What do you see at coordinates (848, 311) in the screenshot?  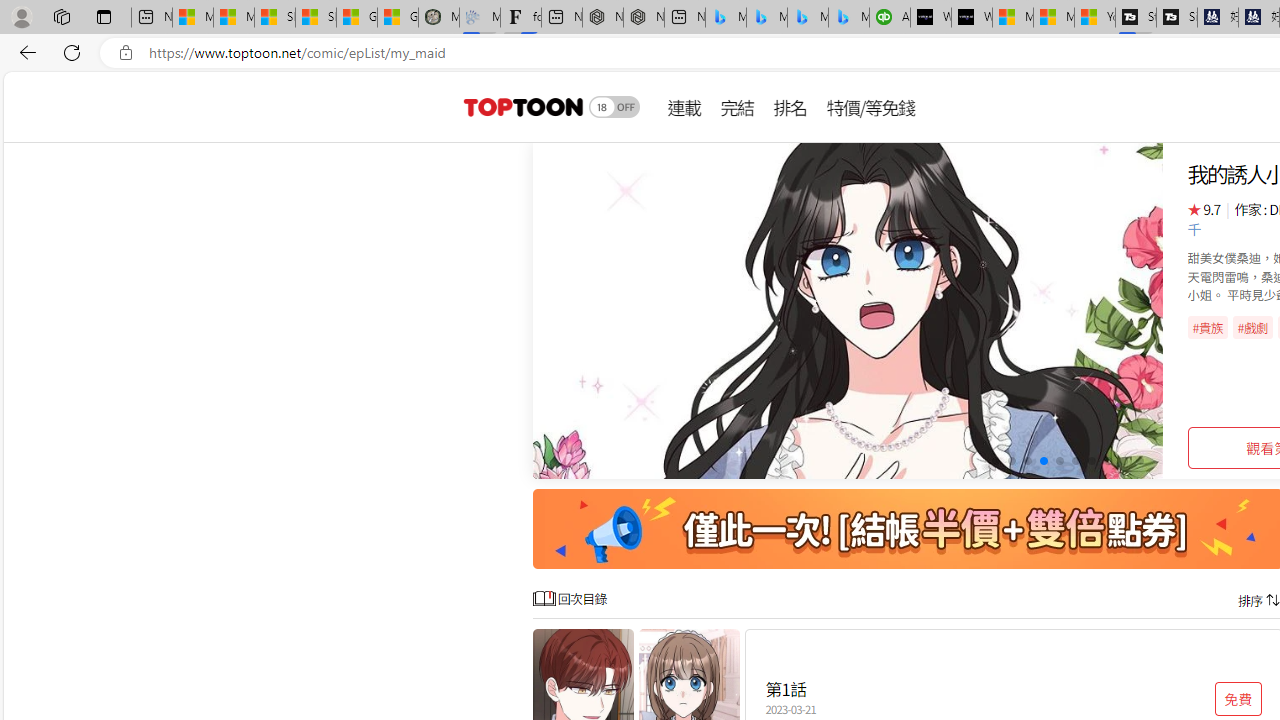 I see `'Class: swiper-slide swiper-slide-next'` at bounding box center [848, 311].